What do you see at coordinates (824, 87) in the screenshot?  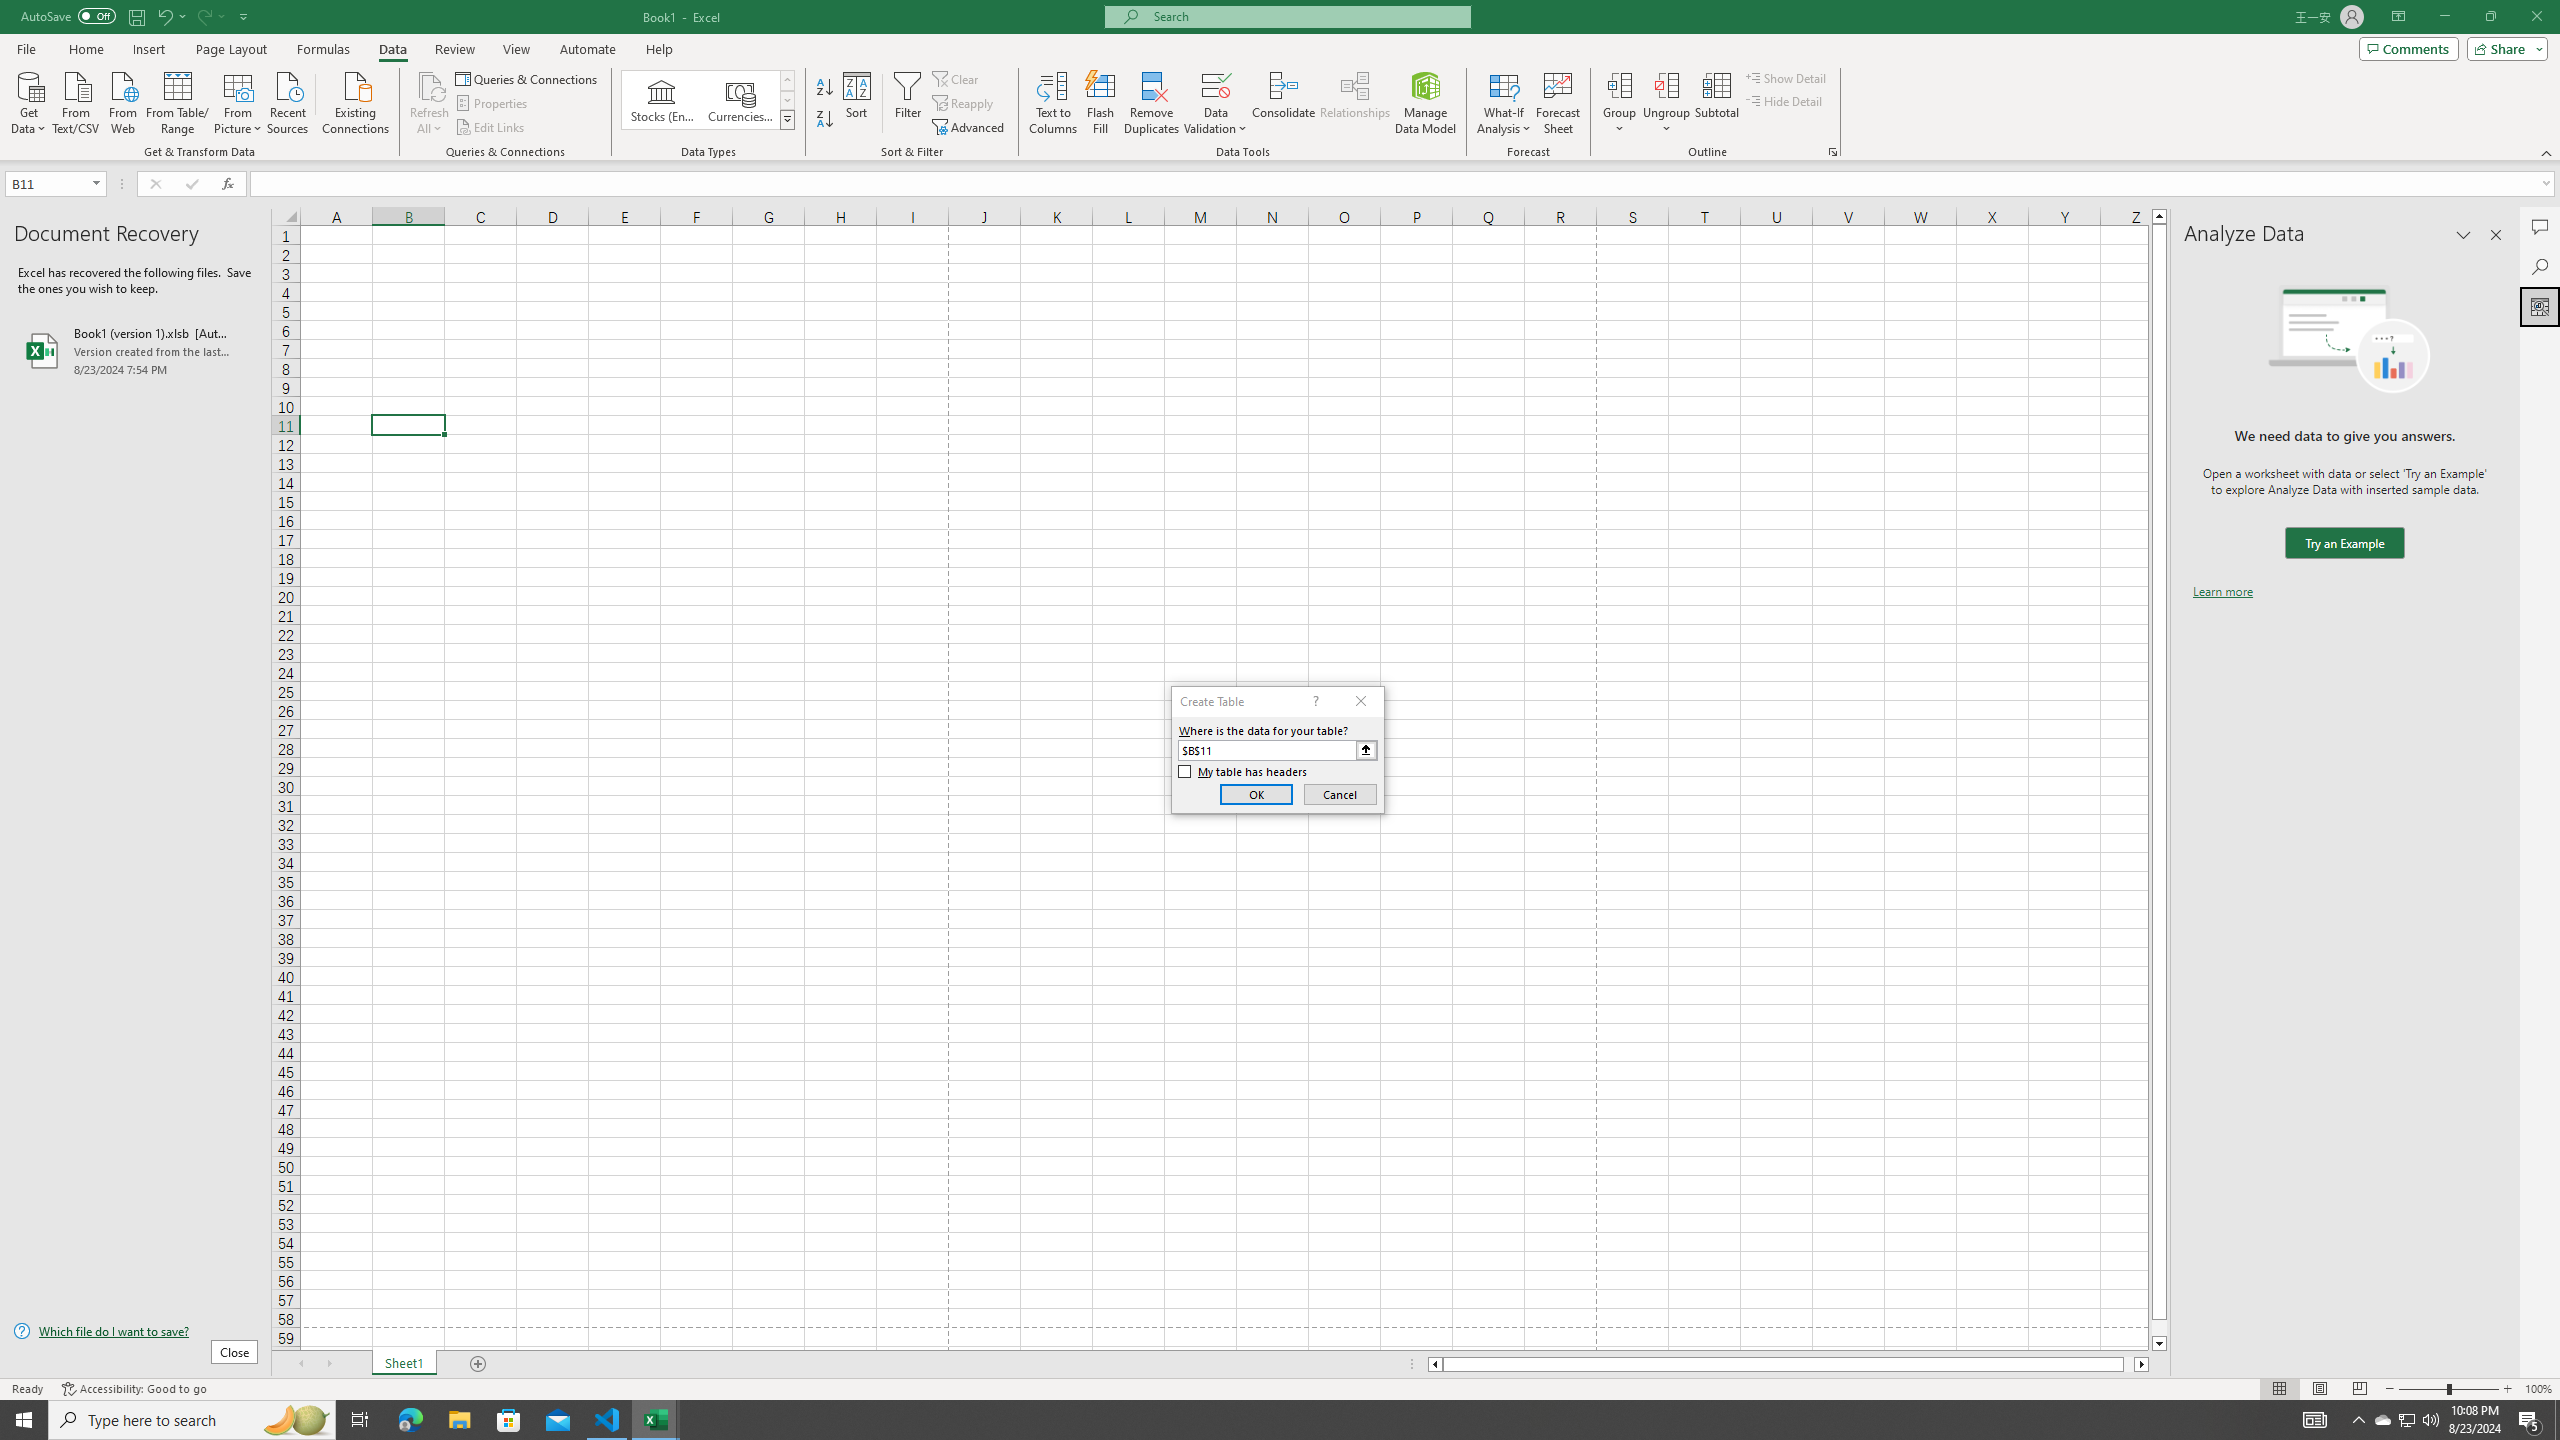 I see `'Sort A to Z'` at bounding box center [824, 87].